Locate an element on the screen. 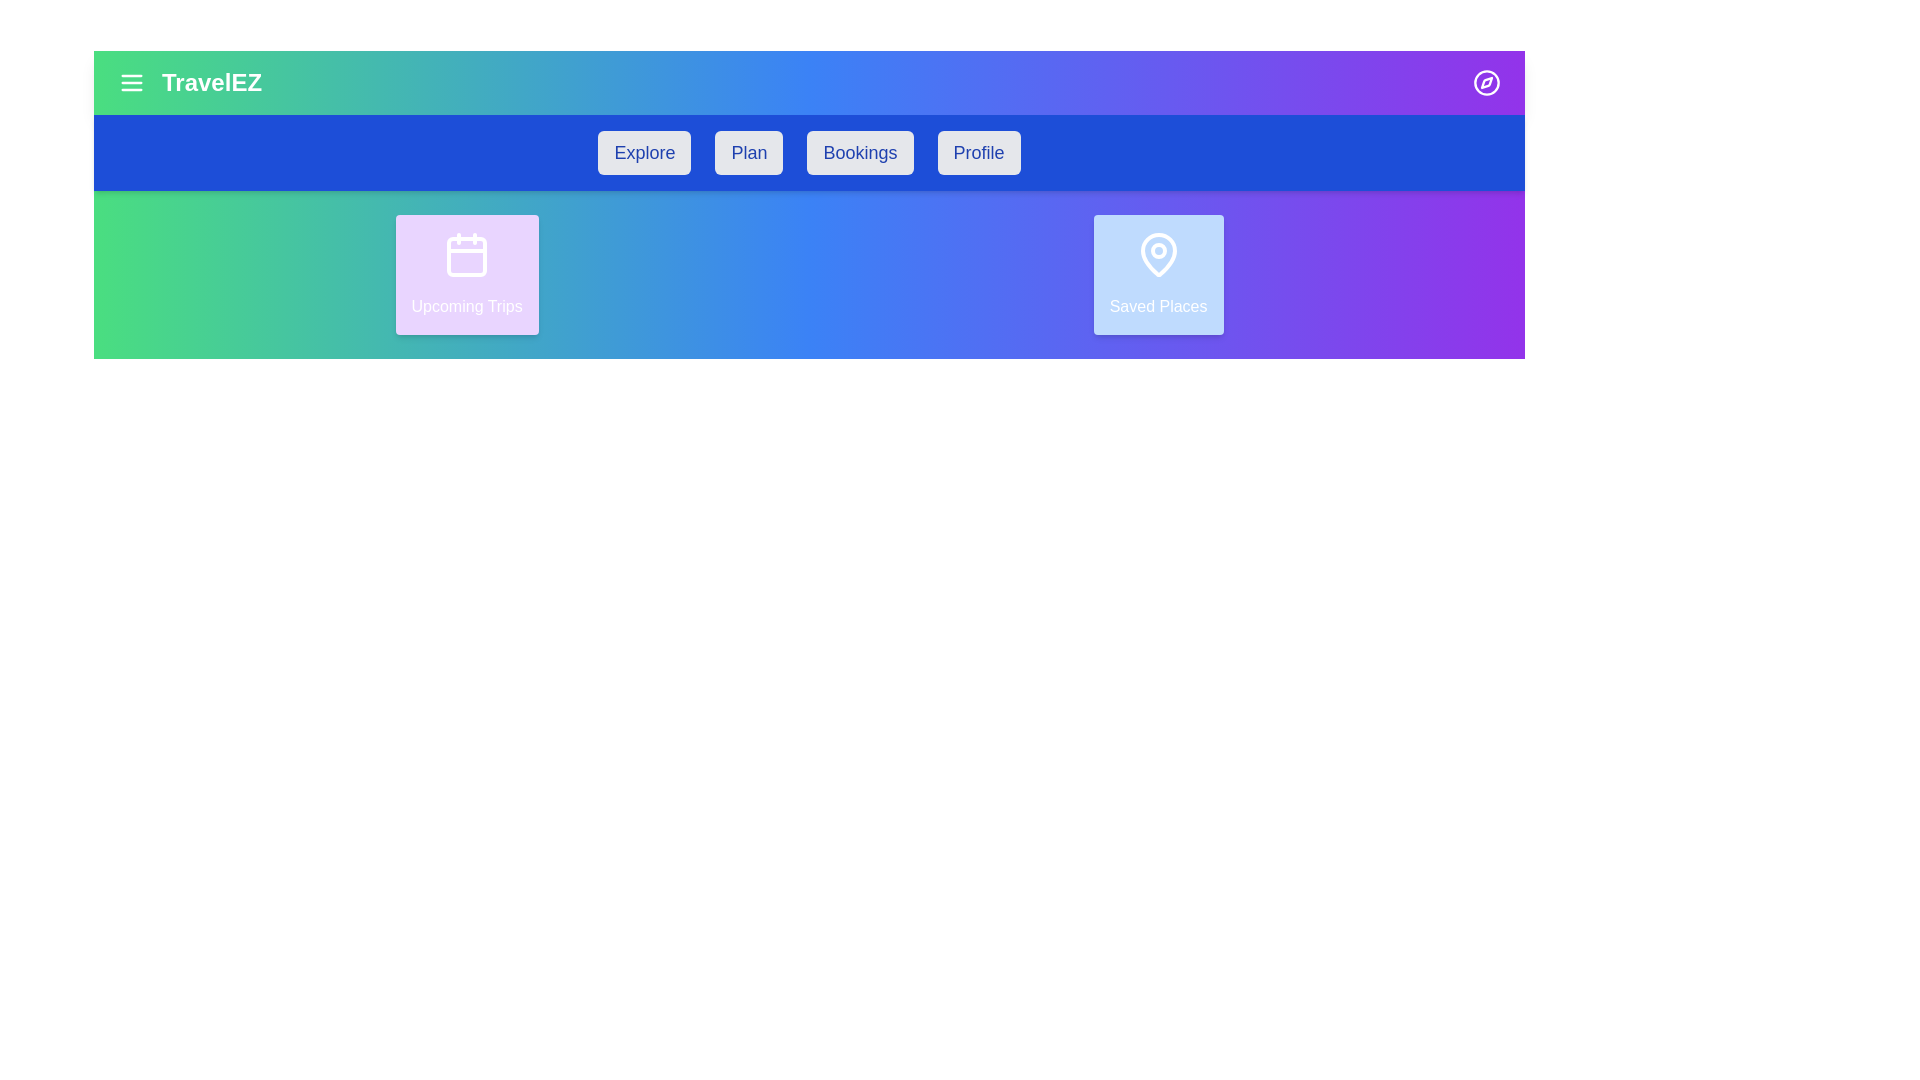 The height and width of the screenshot is (1080, 1920). the menu item labeled Bookings to navigate to the corresponding section is located at coordinates (860, 152).